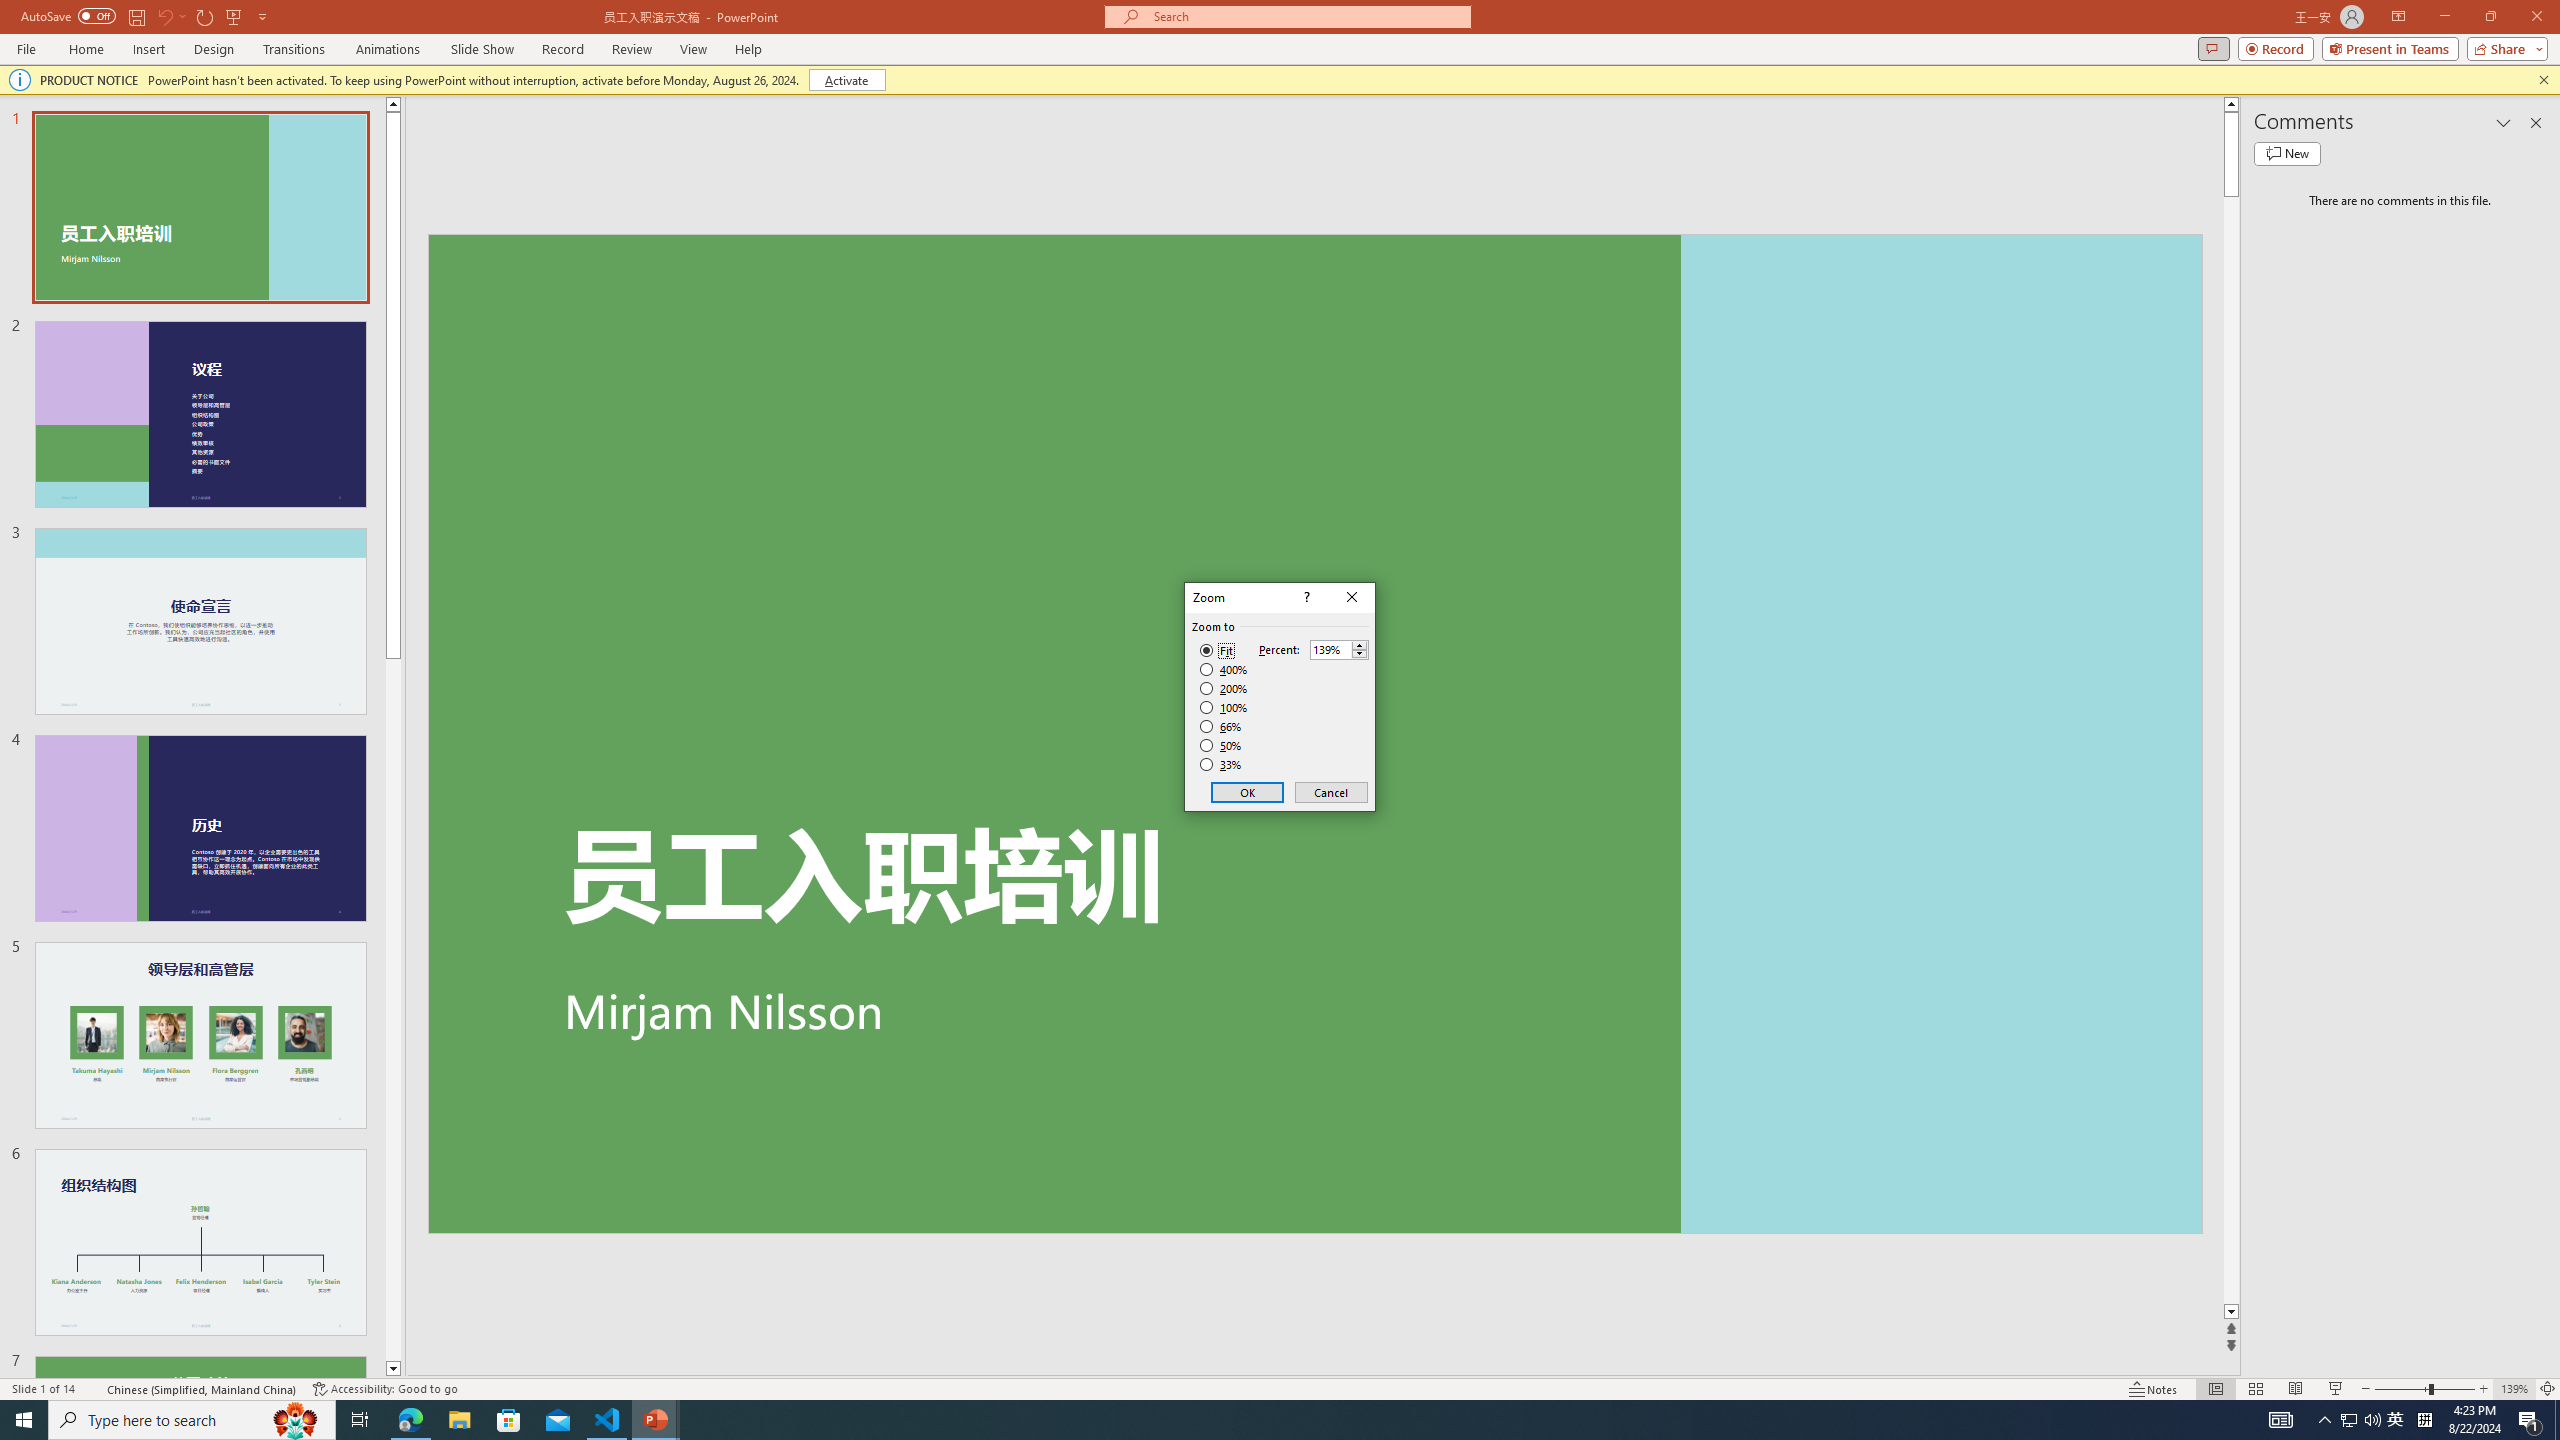 This screenshot has width=2560, height=1440. Describe the element at coordinates (1340, 648) in the screenshot. I see `'Percent'` at that location.